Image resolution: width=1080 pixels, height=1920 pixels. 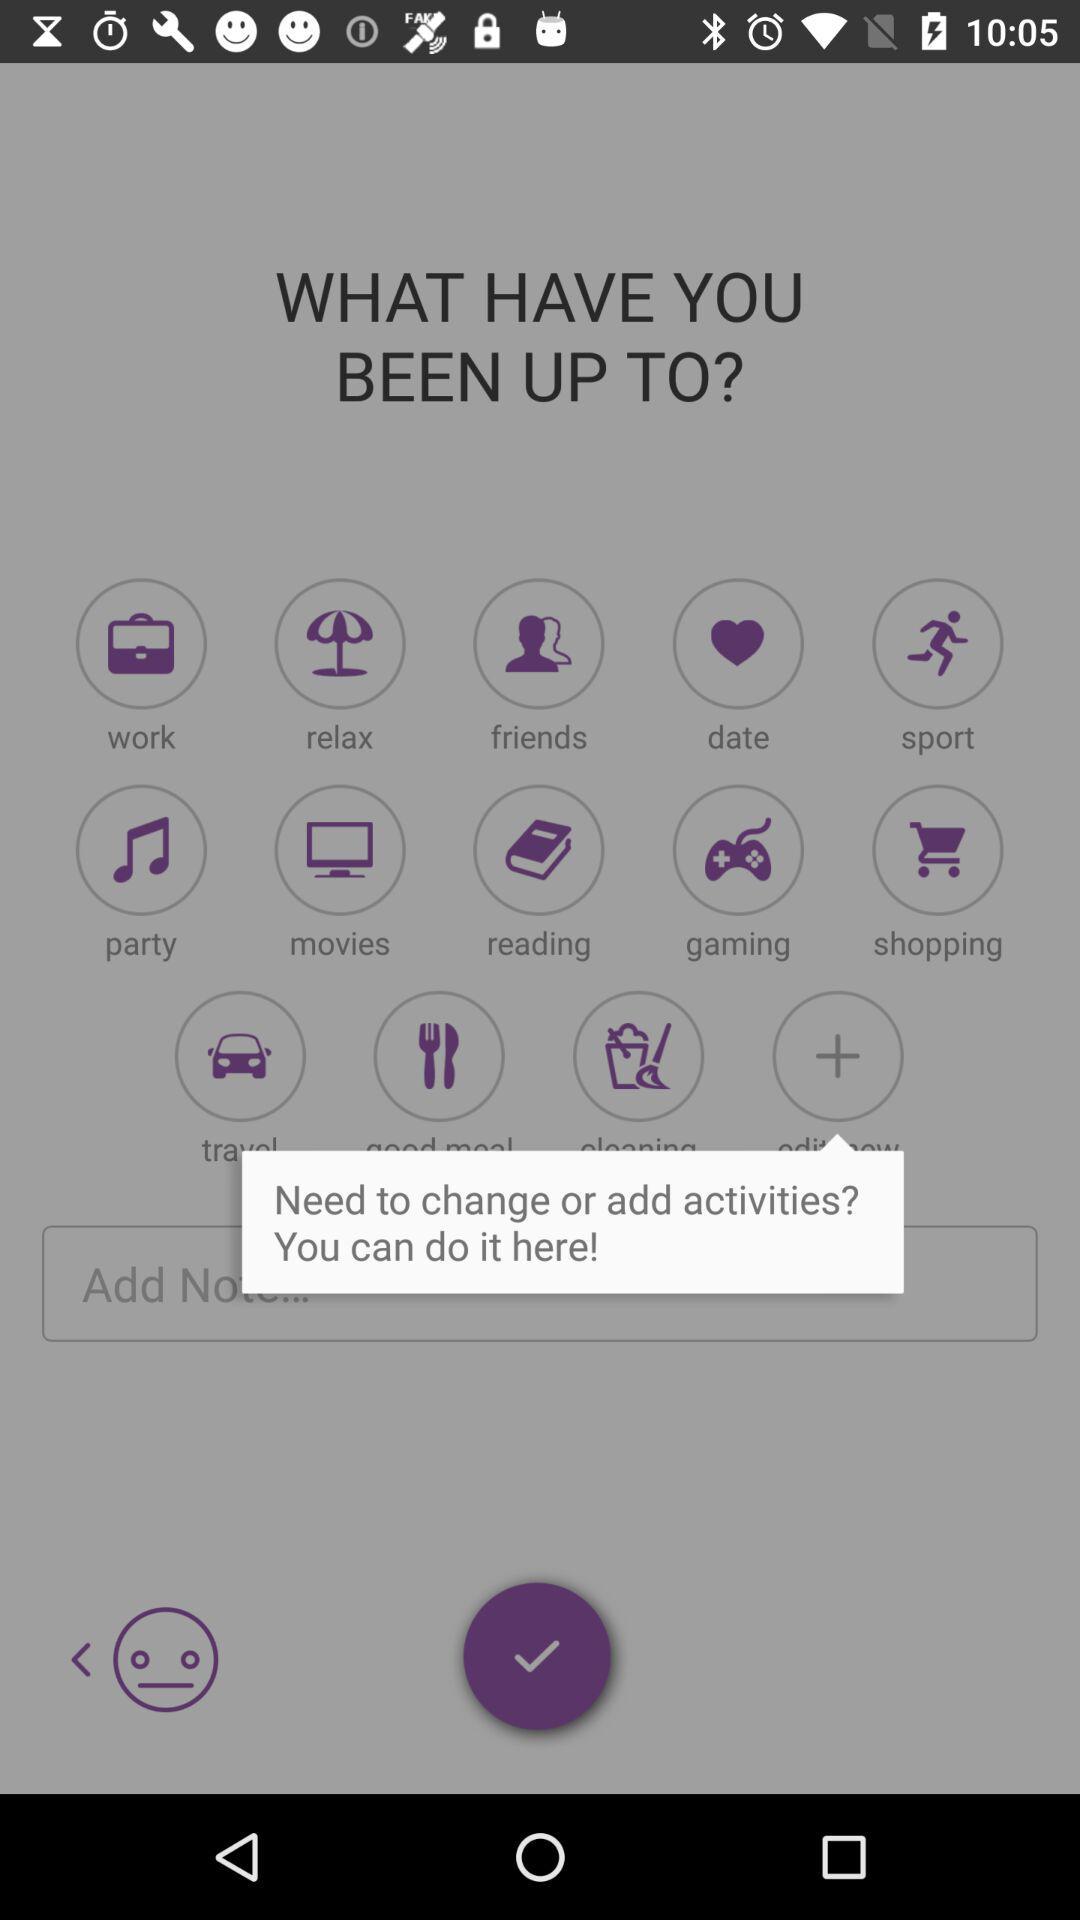 What do you see at coordinates (937, 643) in the screenshot?
I see `choose sport` at bounding box center [937, 643].